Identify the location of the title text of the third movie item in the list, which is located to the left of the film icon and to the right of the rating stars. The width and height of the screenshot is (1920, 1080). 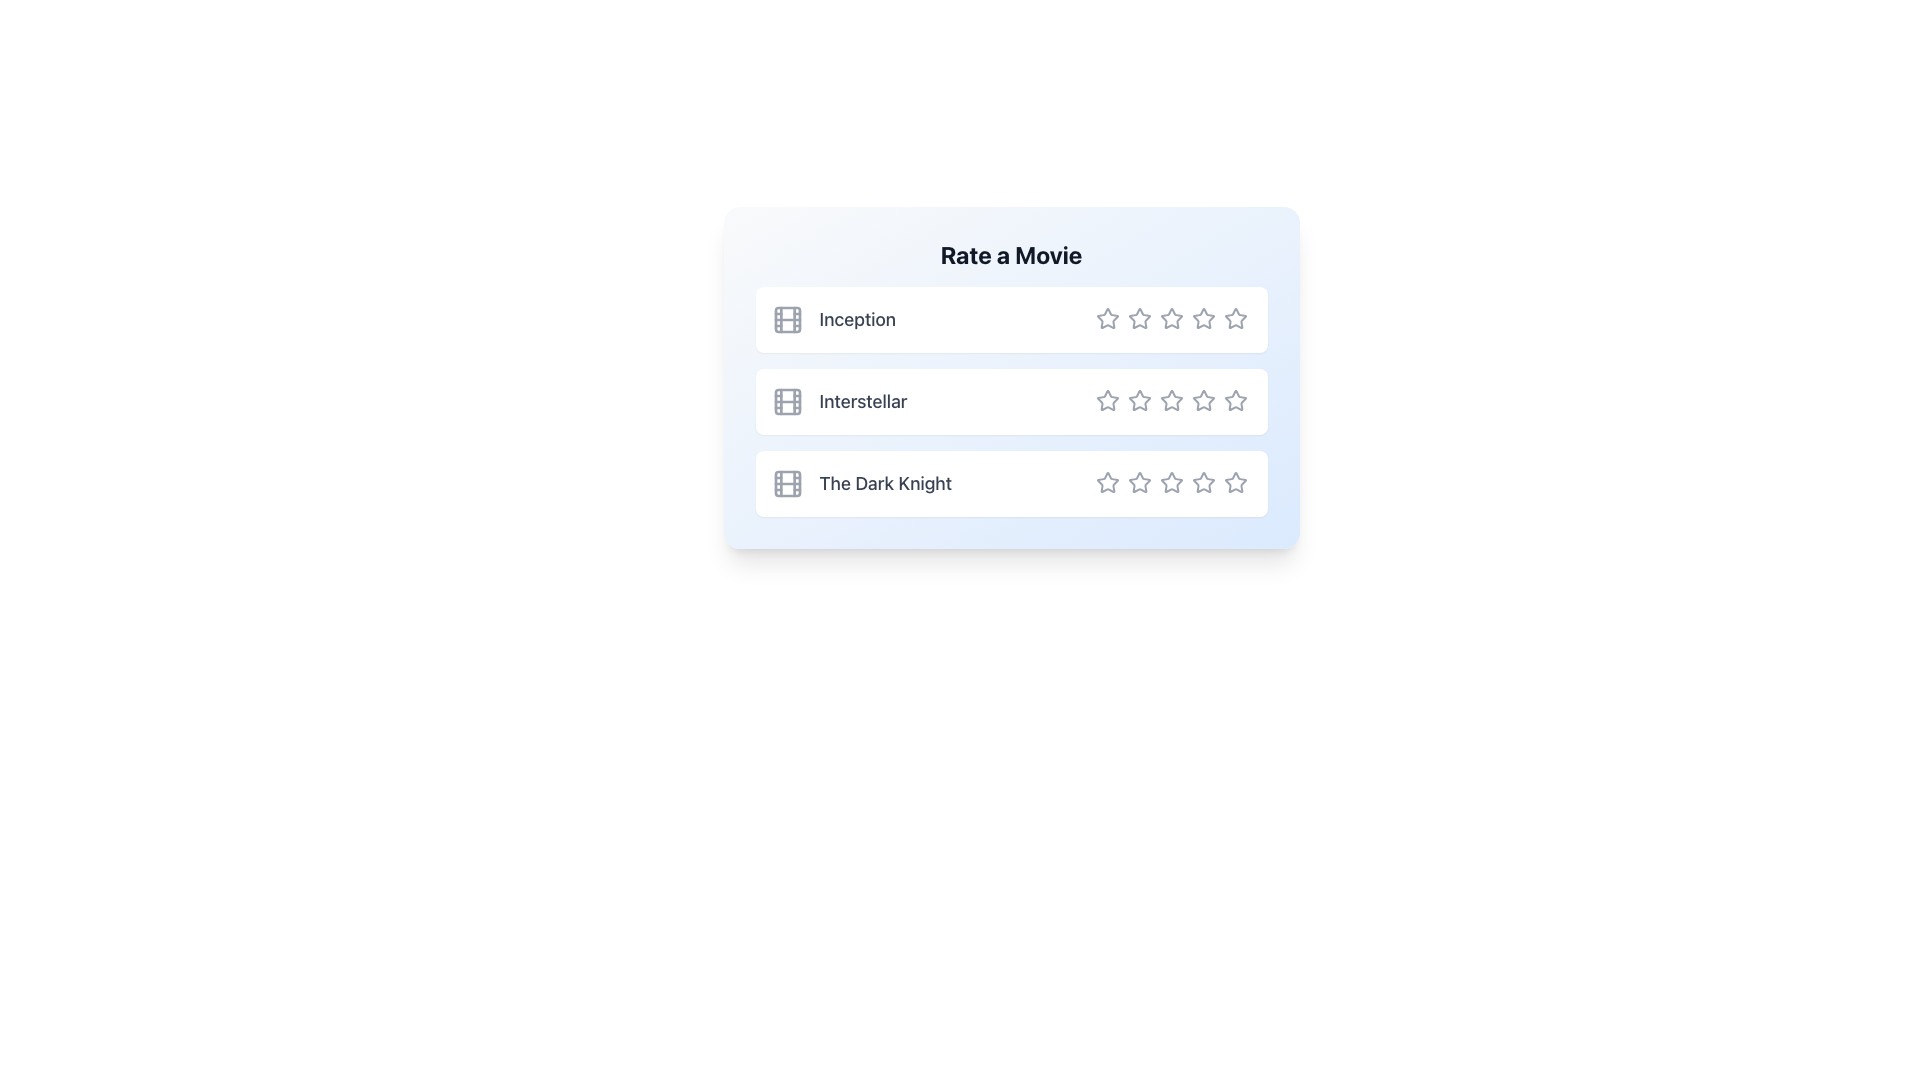
(884, 483).